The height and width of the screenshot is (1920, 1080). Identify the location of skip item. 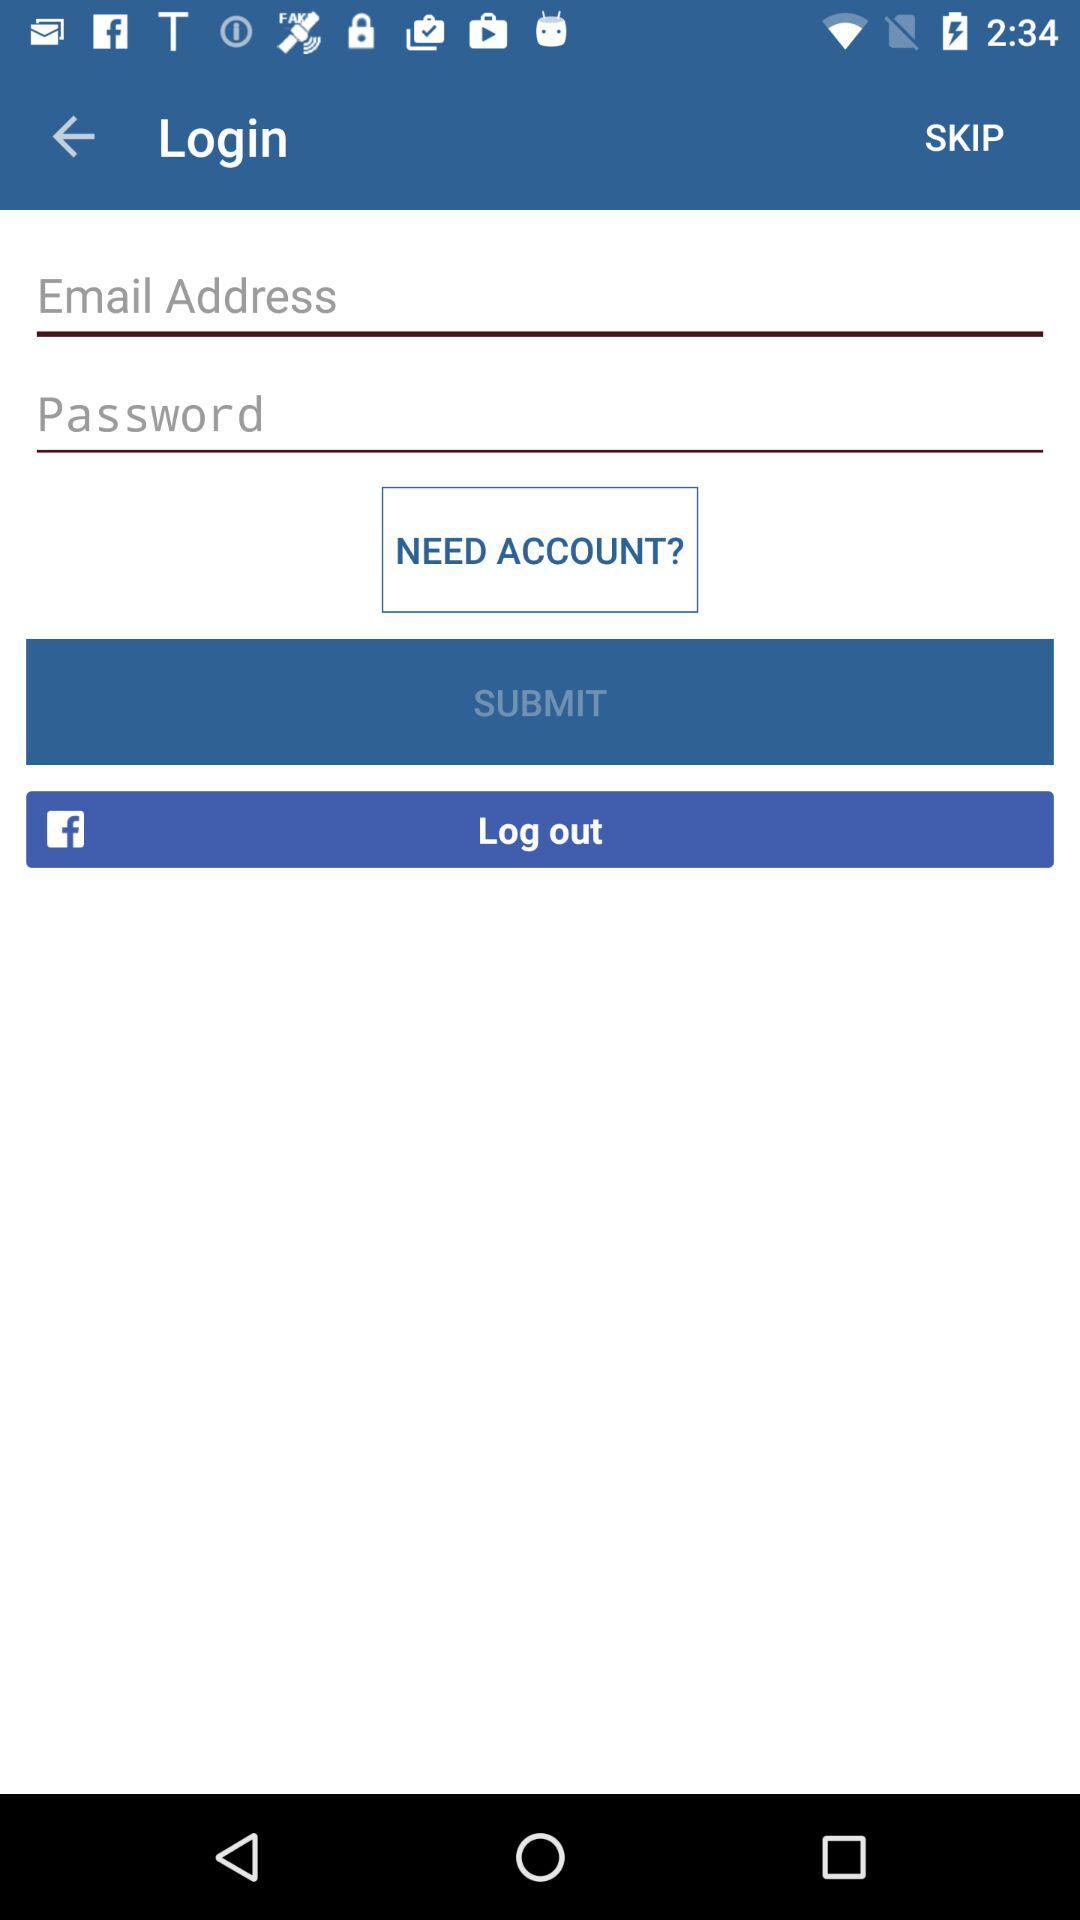
(963, 135).